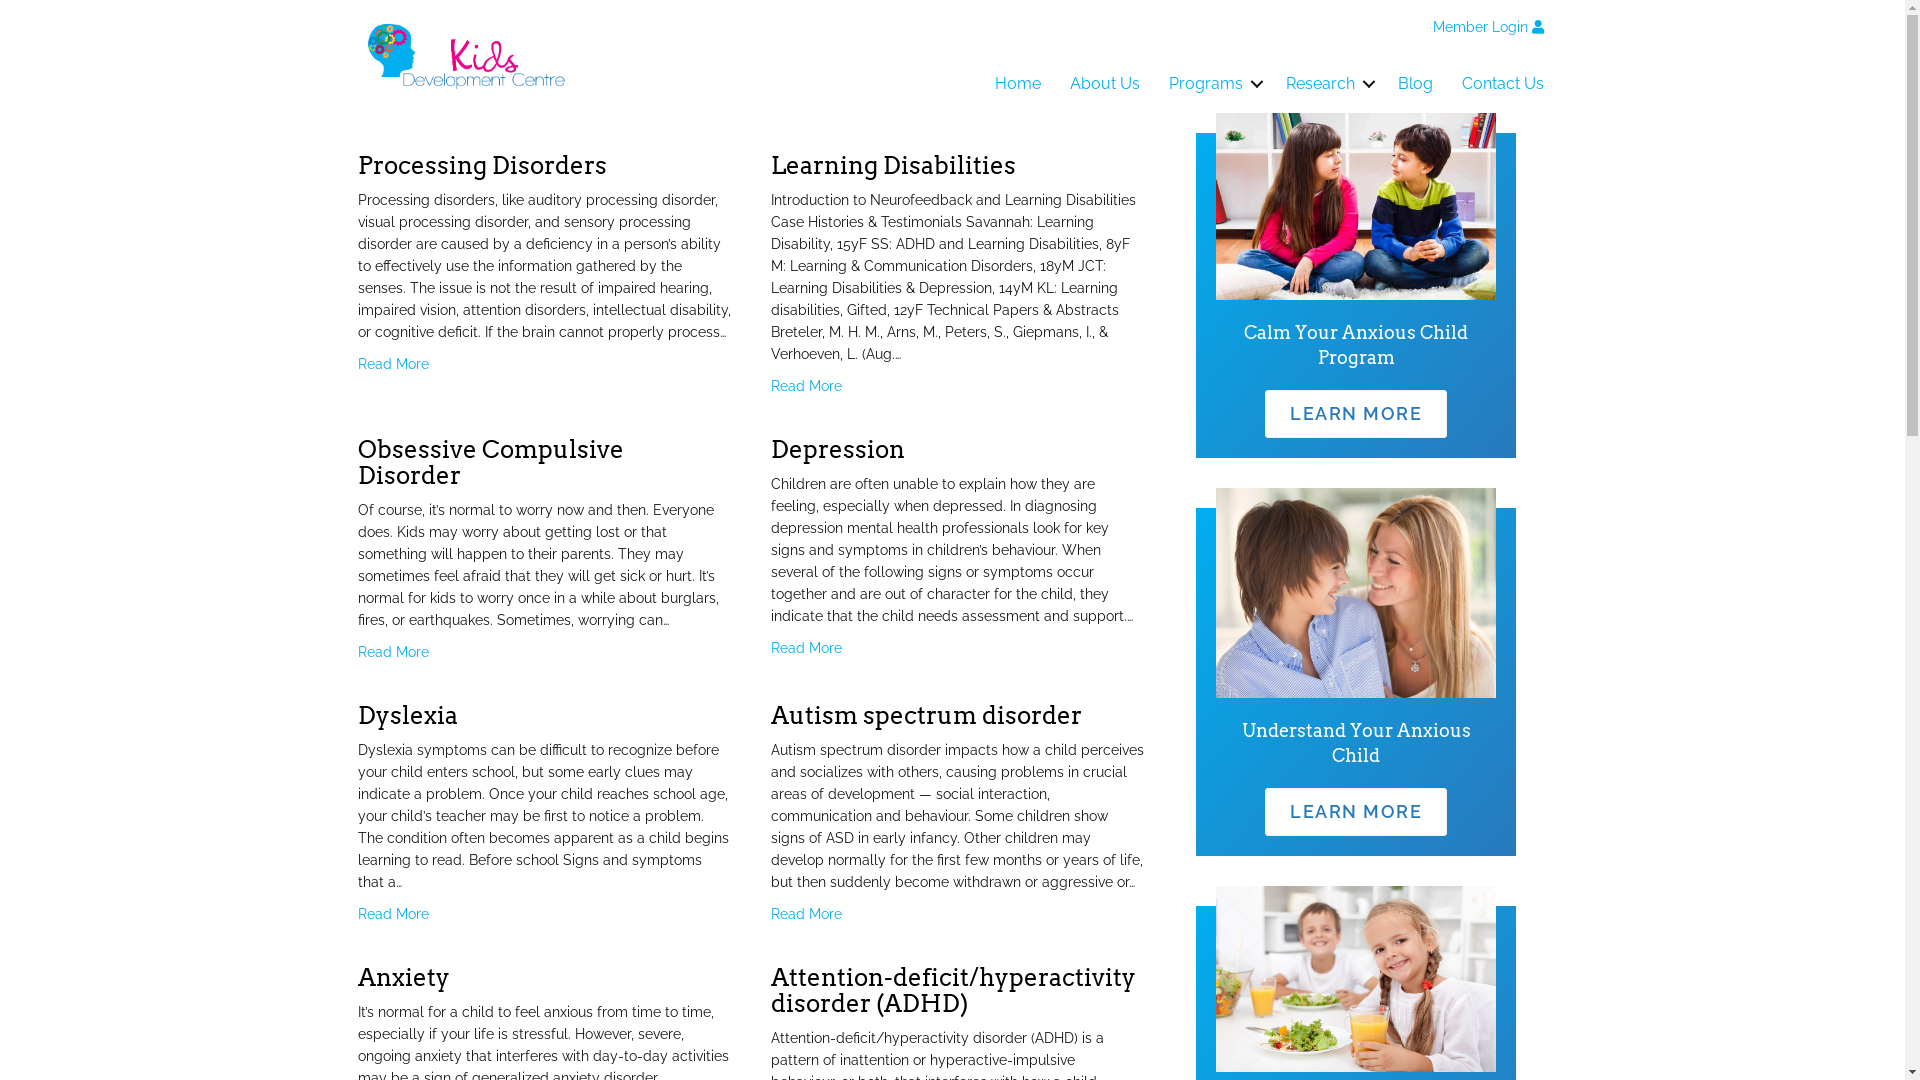 The width and height of the screenshot is (1920, 1080). What do you see at coordinates (393, 363) in the screenshot?
I see `'Read More'` at bounding box center [393, 363].